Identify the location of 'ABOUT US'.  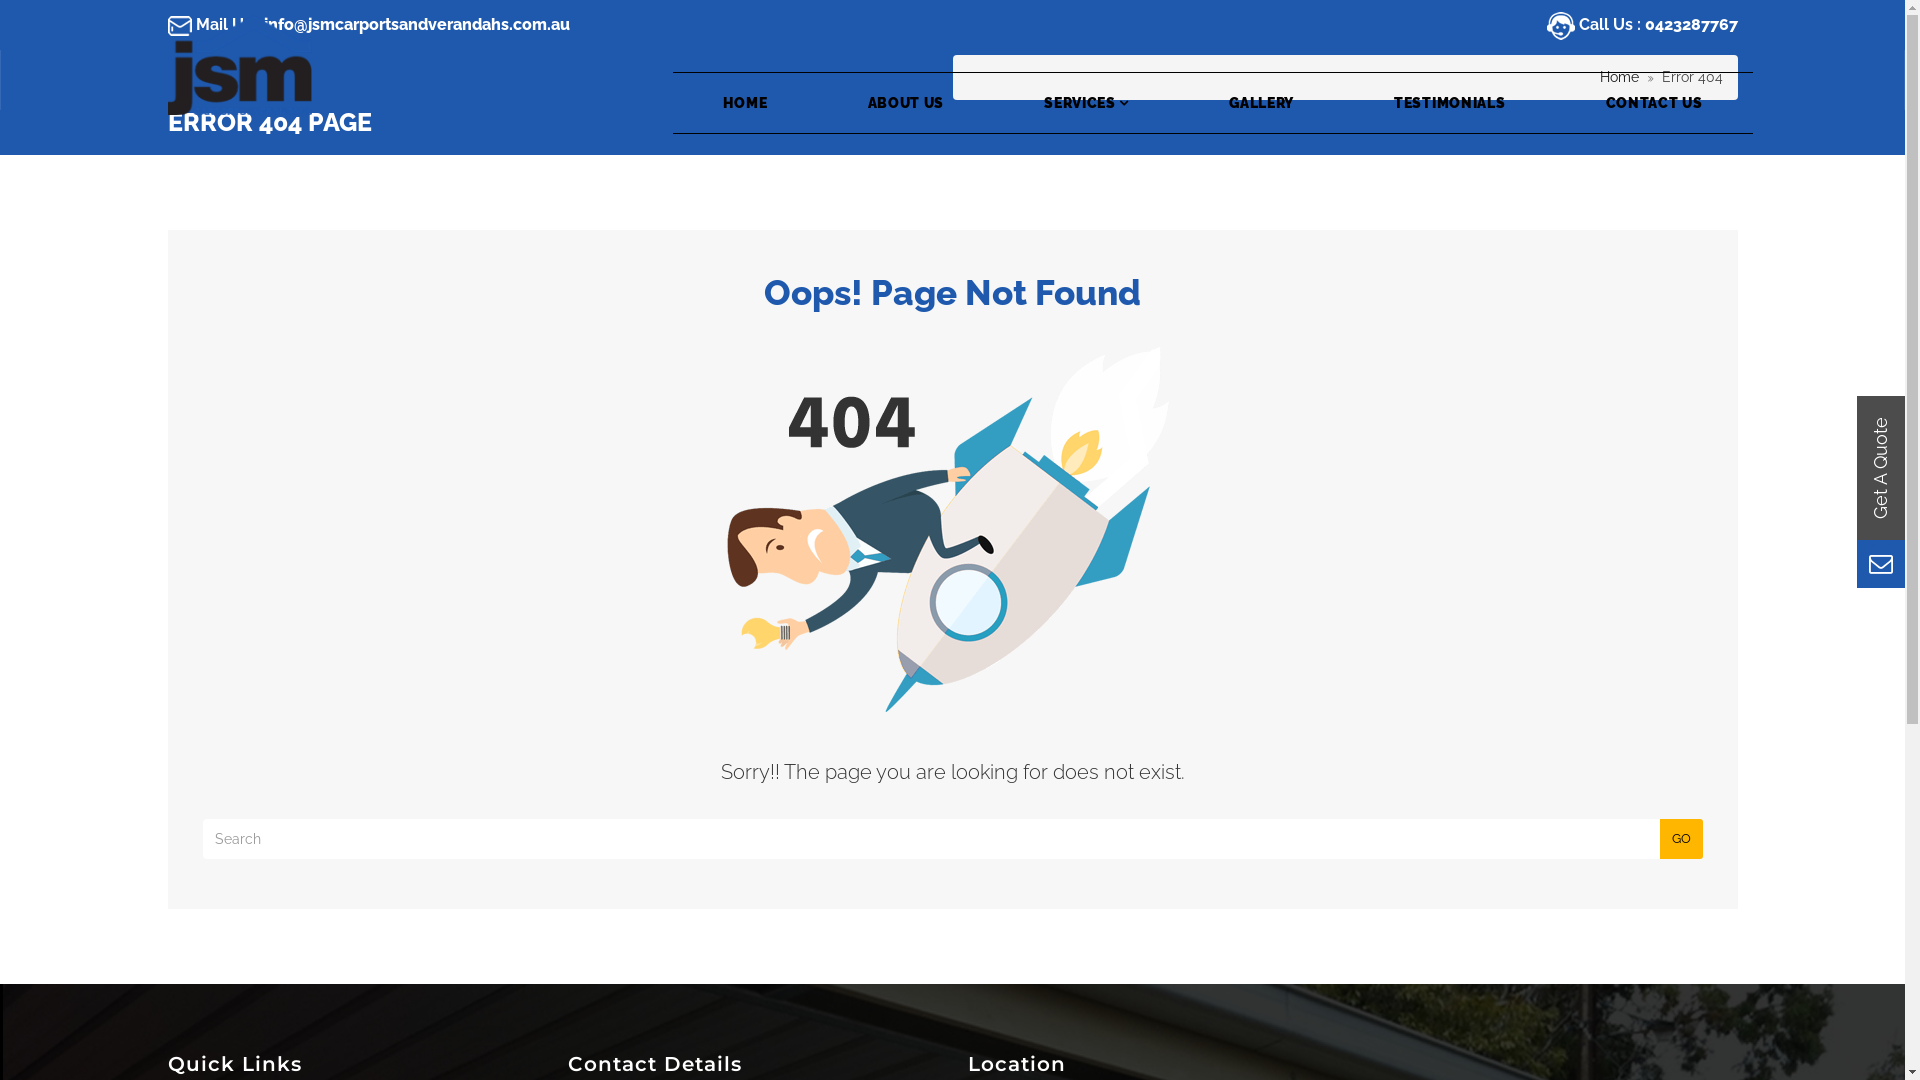
(905, 103).